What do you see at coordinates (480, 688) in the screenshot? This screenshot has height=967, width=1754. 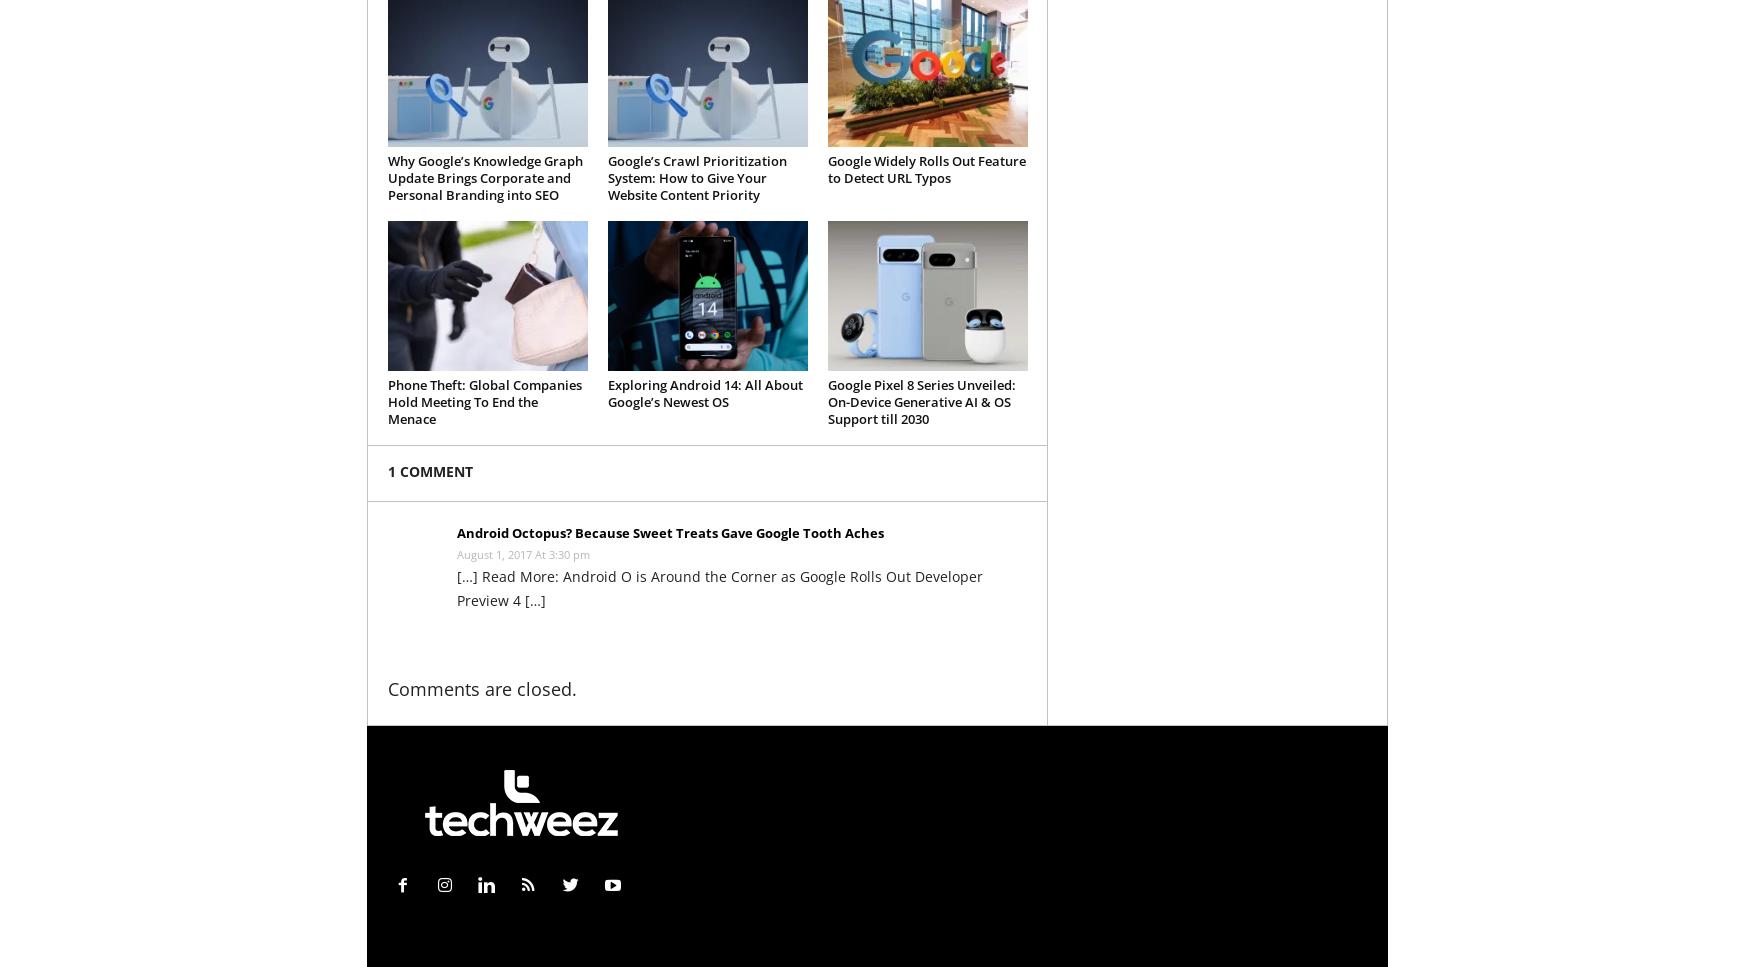 I see `'Comments are closed.'` at bounding box center [480, 688].